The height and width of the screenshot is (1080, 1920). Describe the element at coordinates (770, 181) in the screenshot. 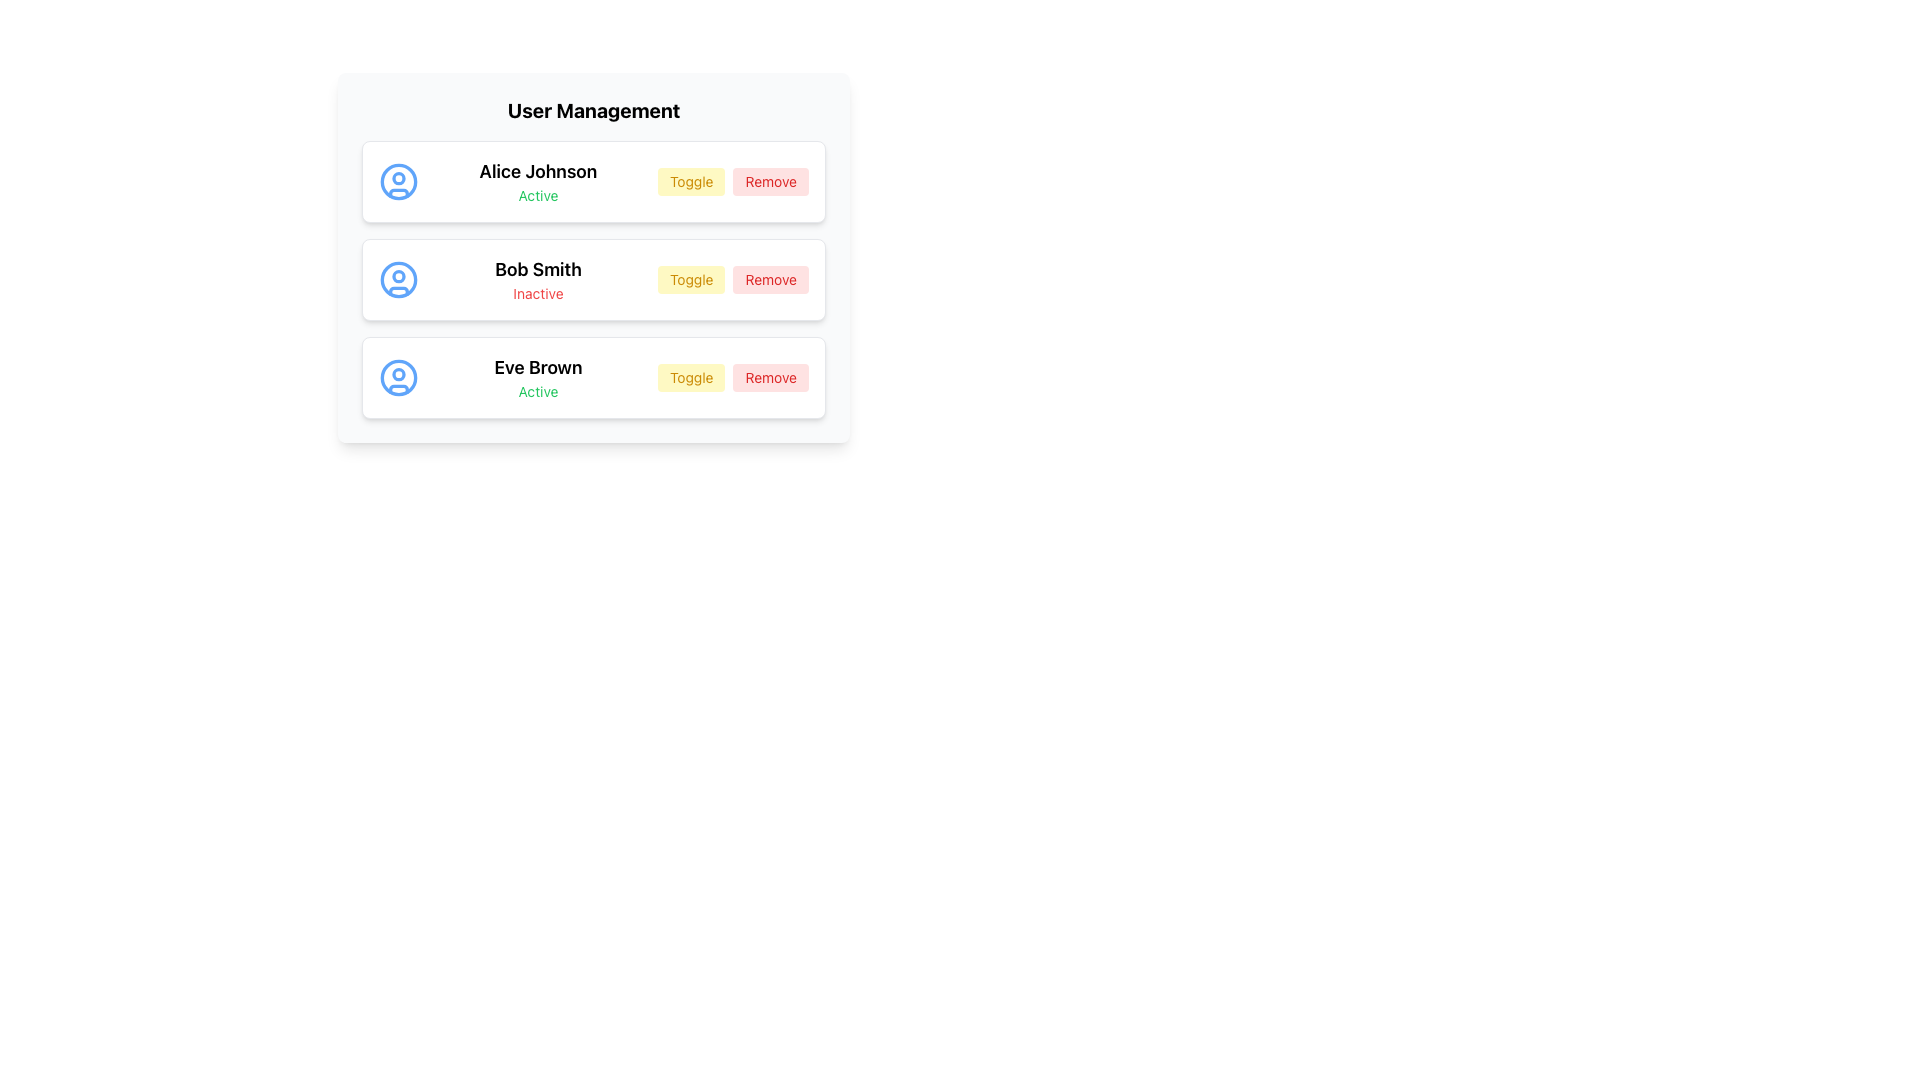

I see `the removal button located to the right of the 'Toggle' button in the action row for the user 'Alice Johnson' to initiate user removal` at that location.